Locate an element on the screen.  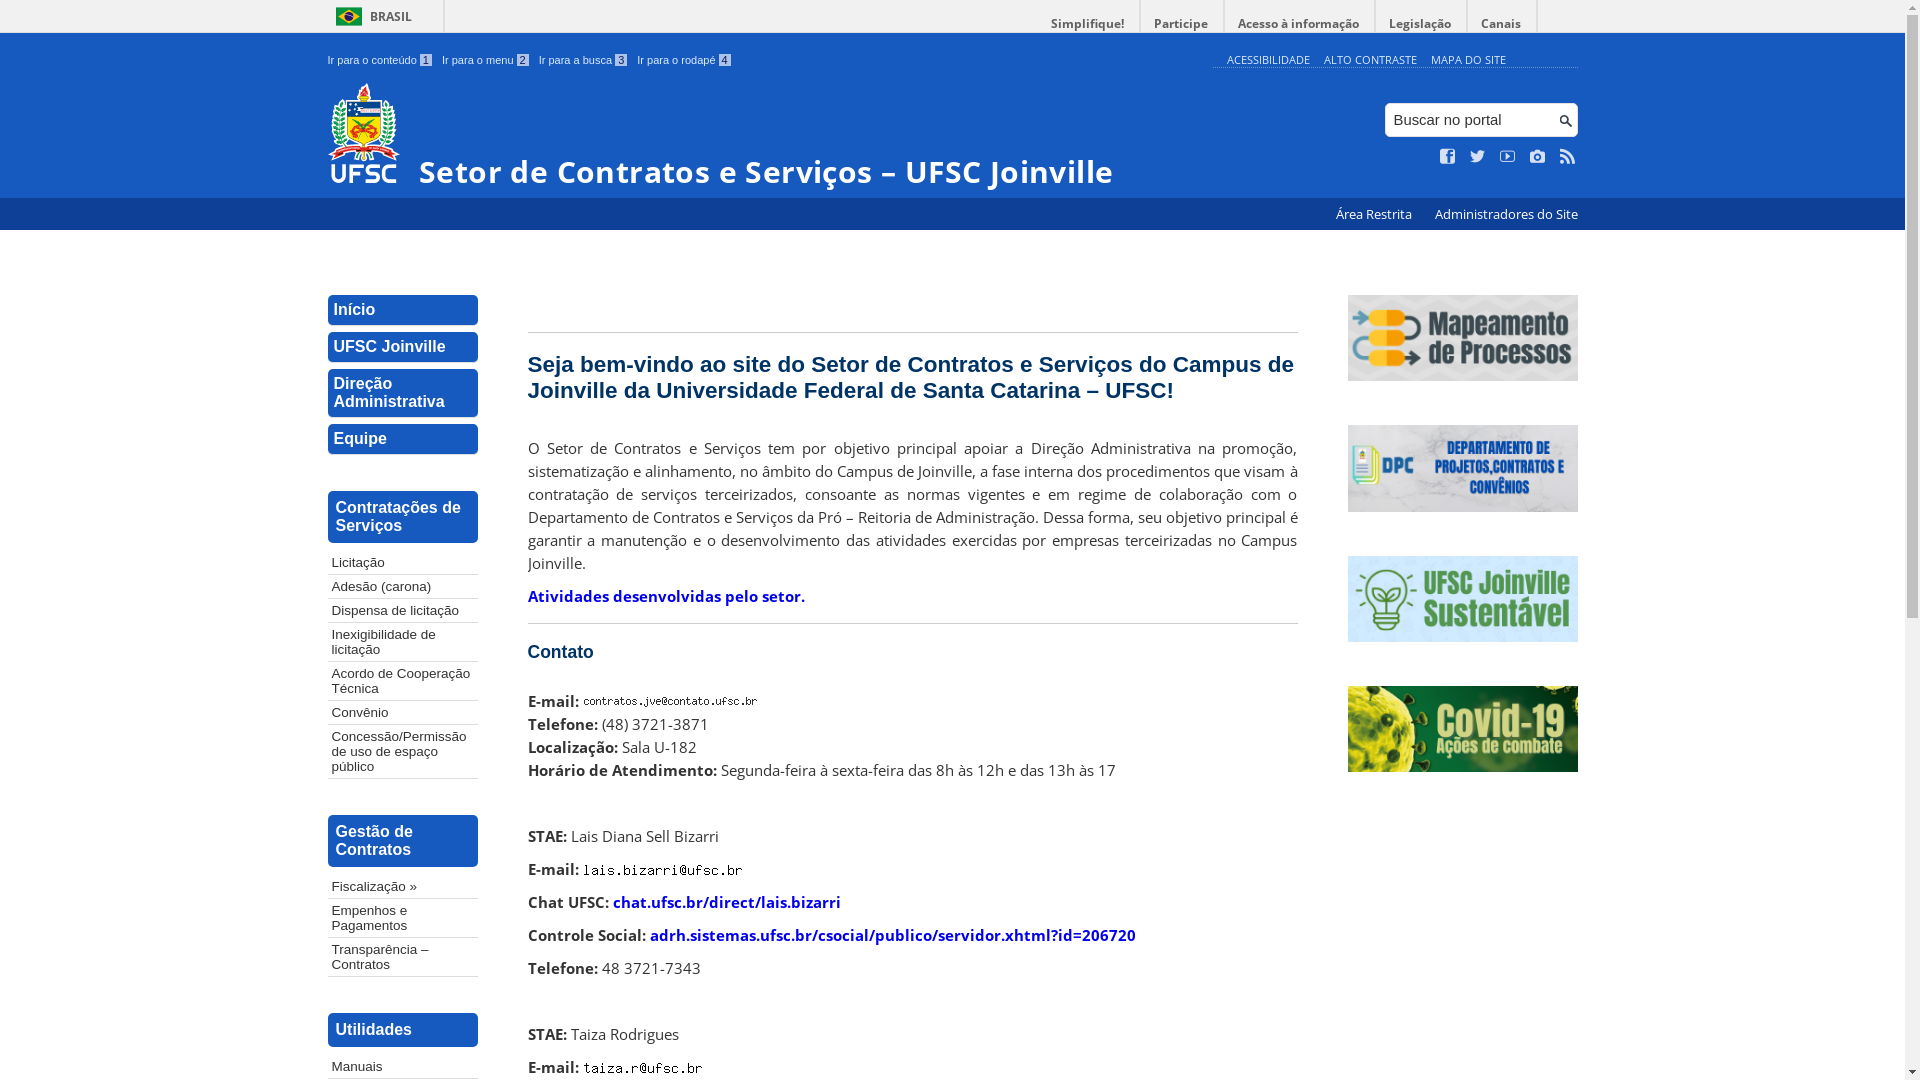
'Siga no Twitter' is located at coordinates (1478, 156).